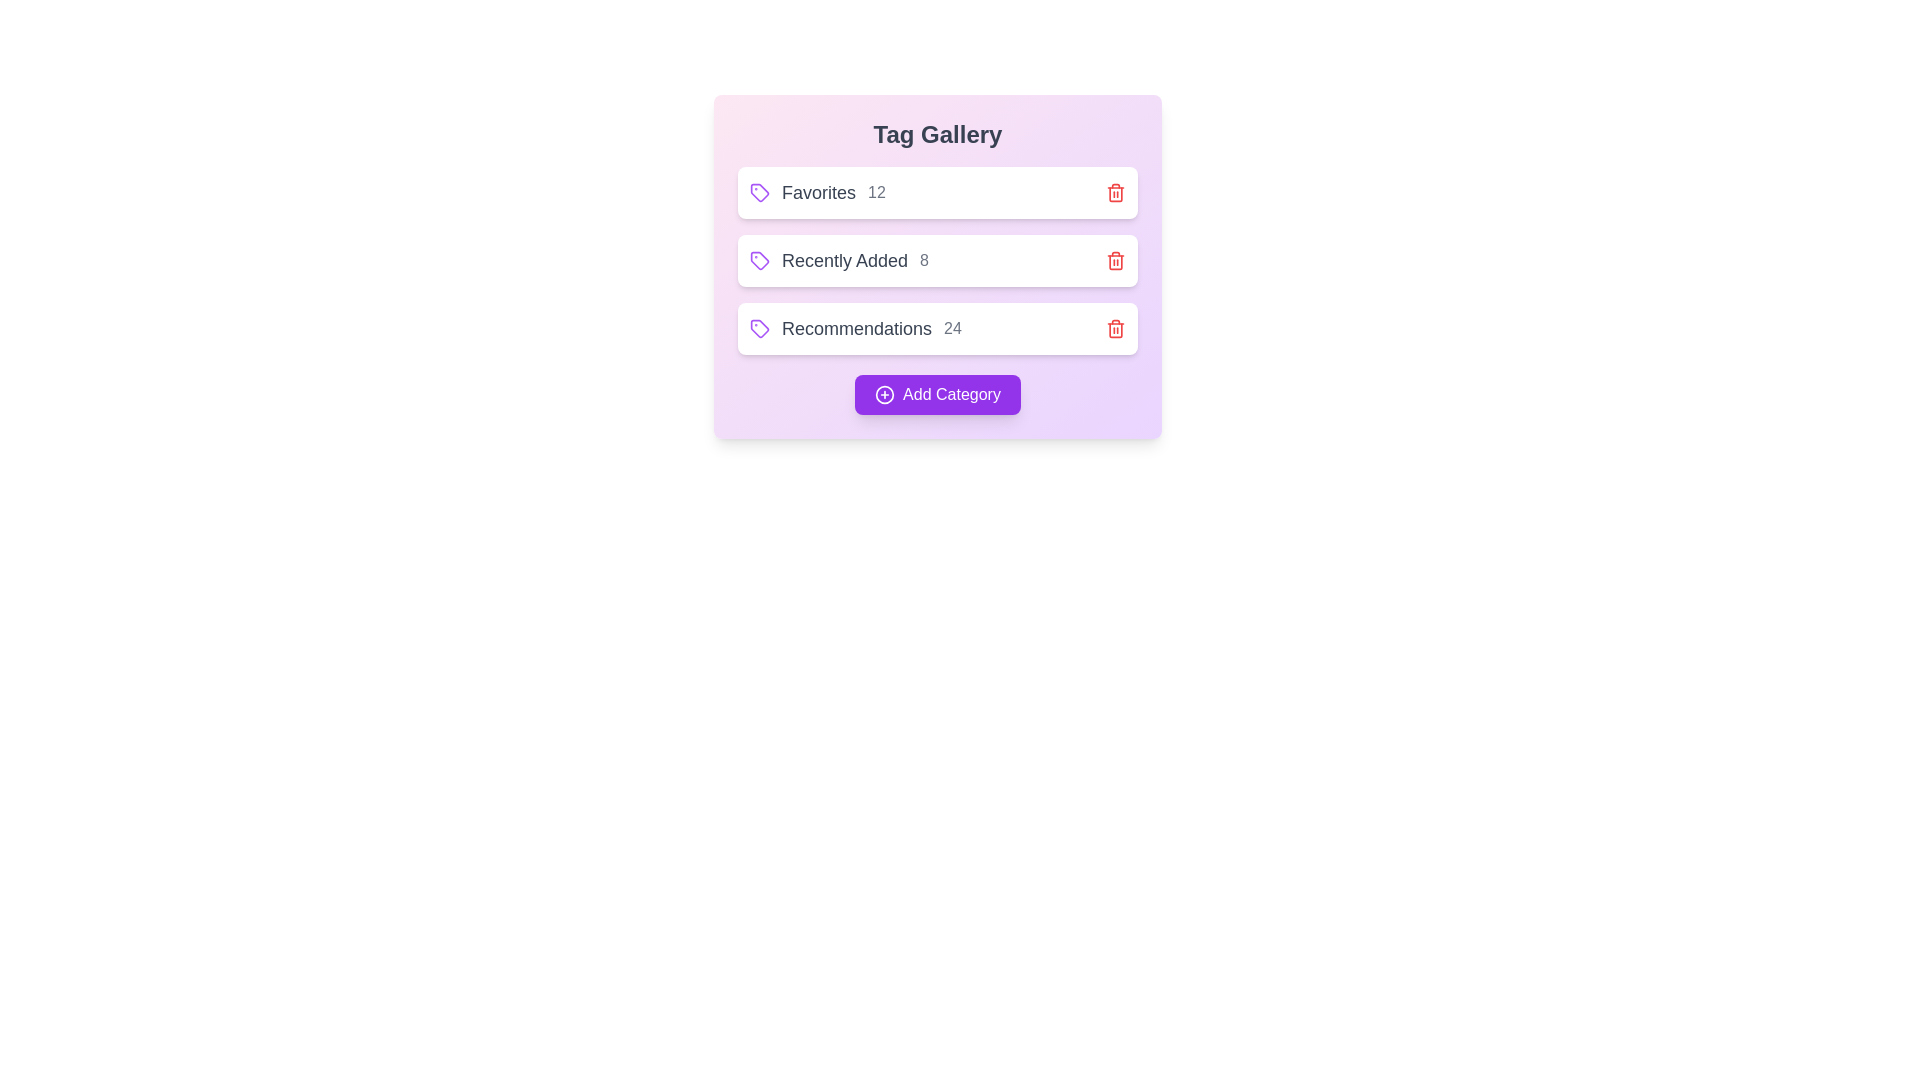  Describe the element at coordinates (936, 394) in the screenshot. I see `'Add Category' button to add a new tag` at that location.